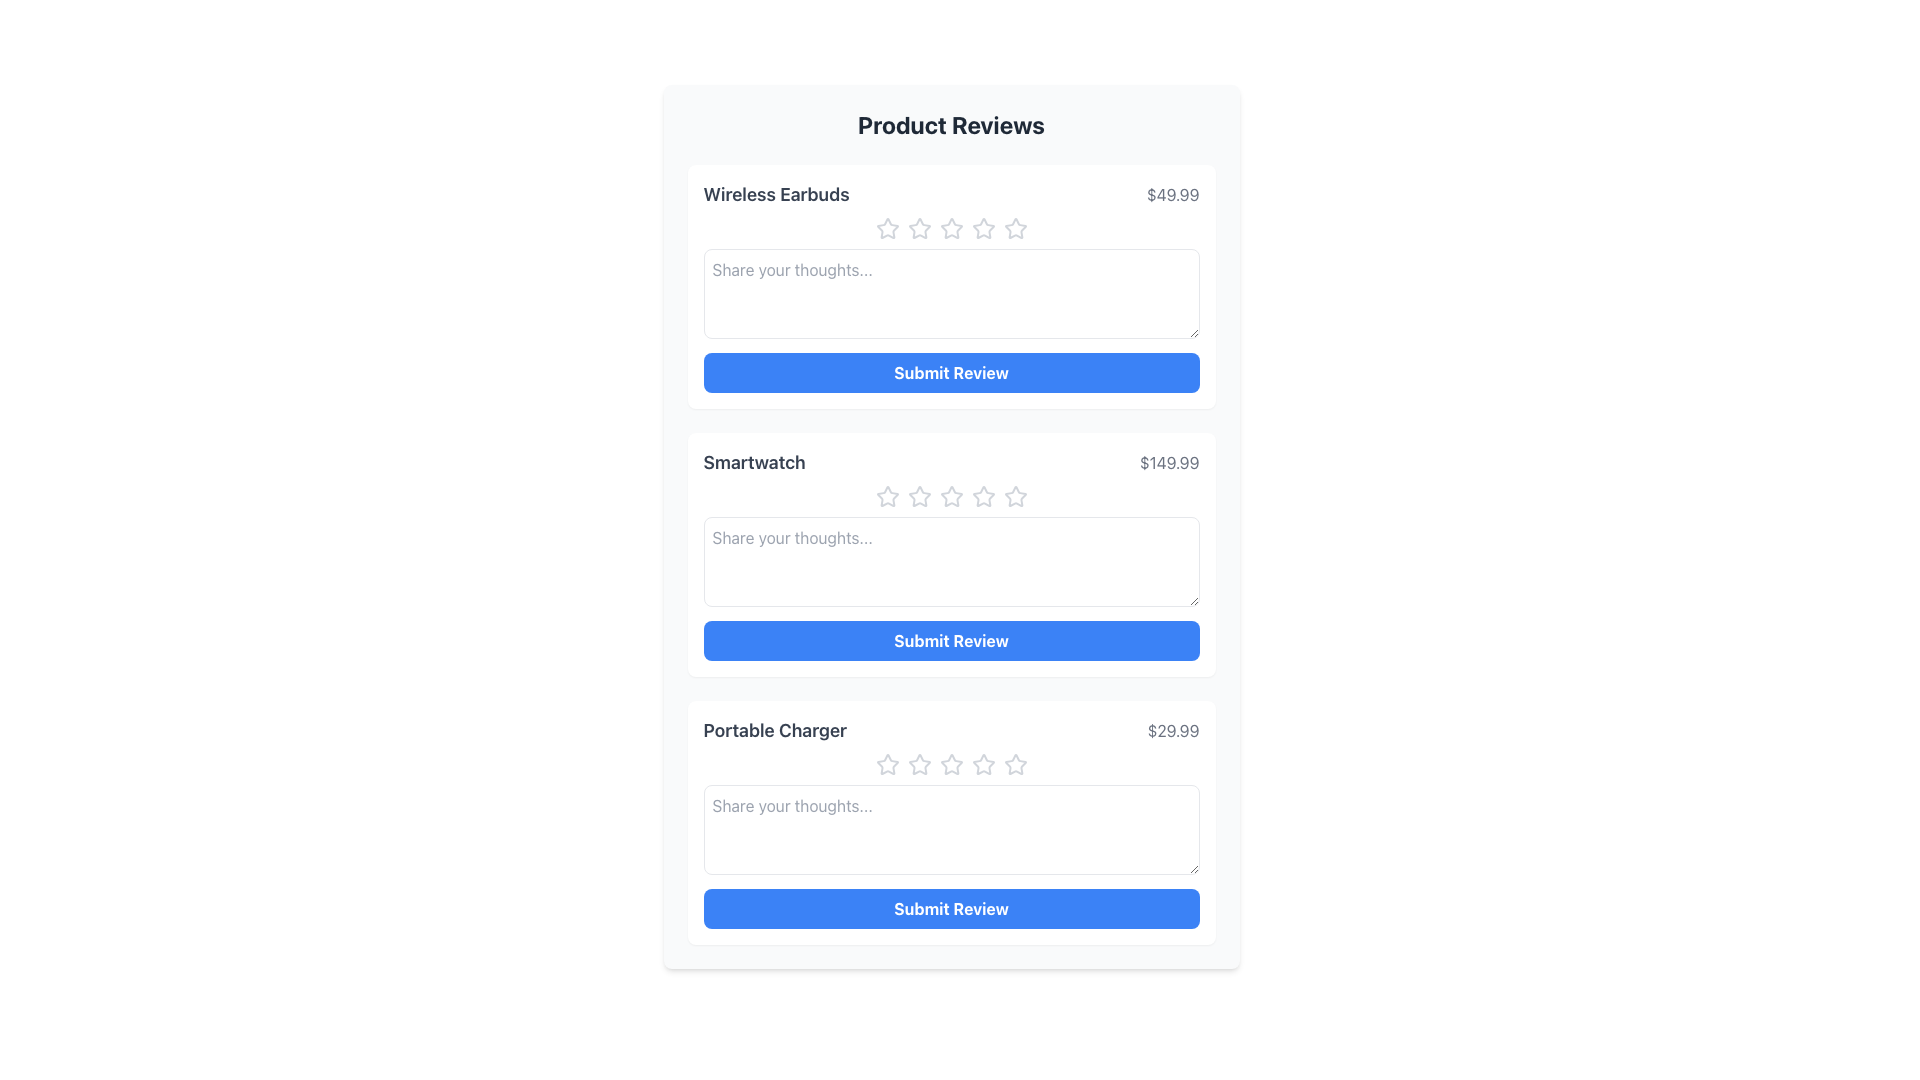 The image size is (1920, 1080). What do you see at coordinates (983, 227) in the screenshot?
I see `the fourth star-shaped icon in the rating section of the 'Wireless Earbuds' product review` at bounding box center [983, 227].